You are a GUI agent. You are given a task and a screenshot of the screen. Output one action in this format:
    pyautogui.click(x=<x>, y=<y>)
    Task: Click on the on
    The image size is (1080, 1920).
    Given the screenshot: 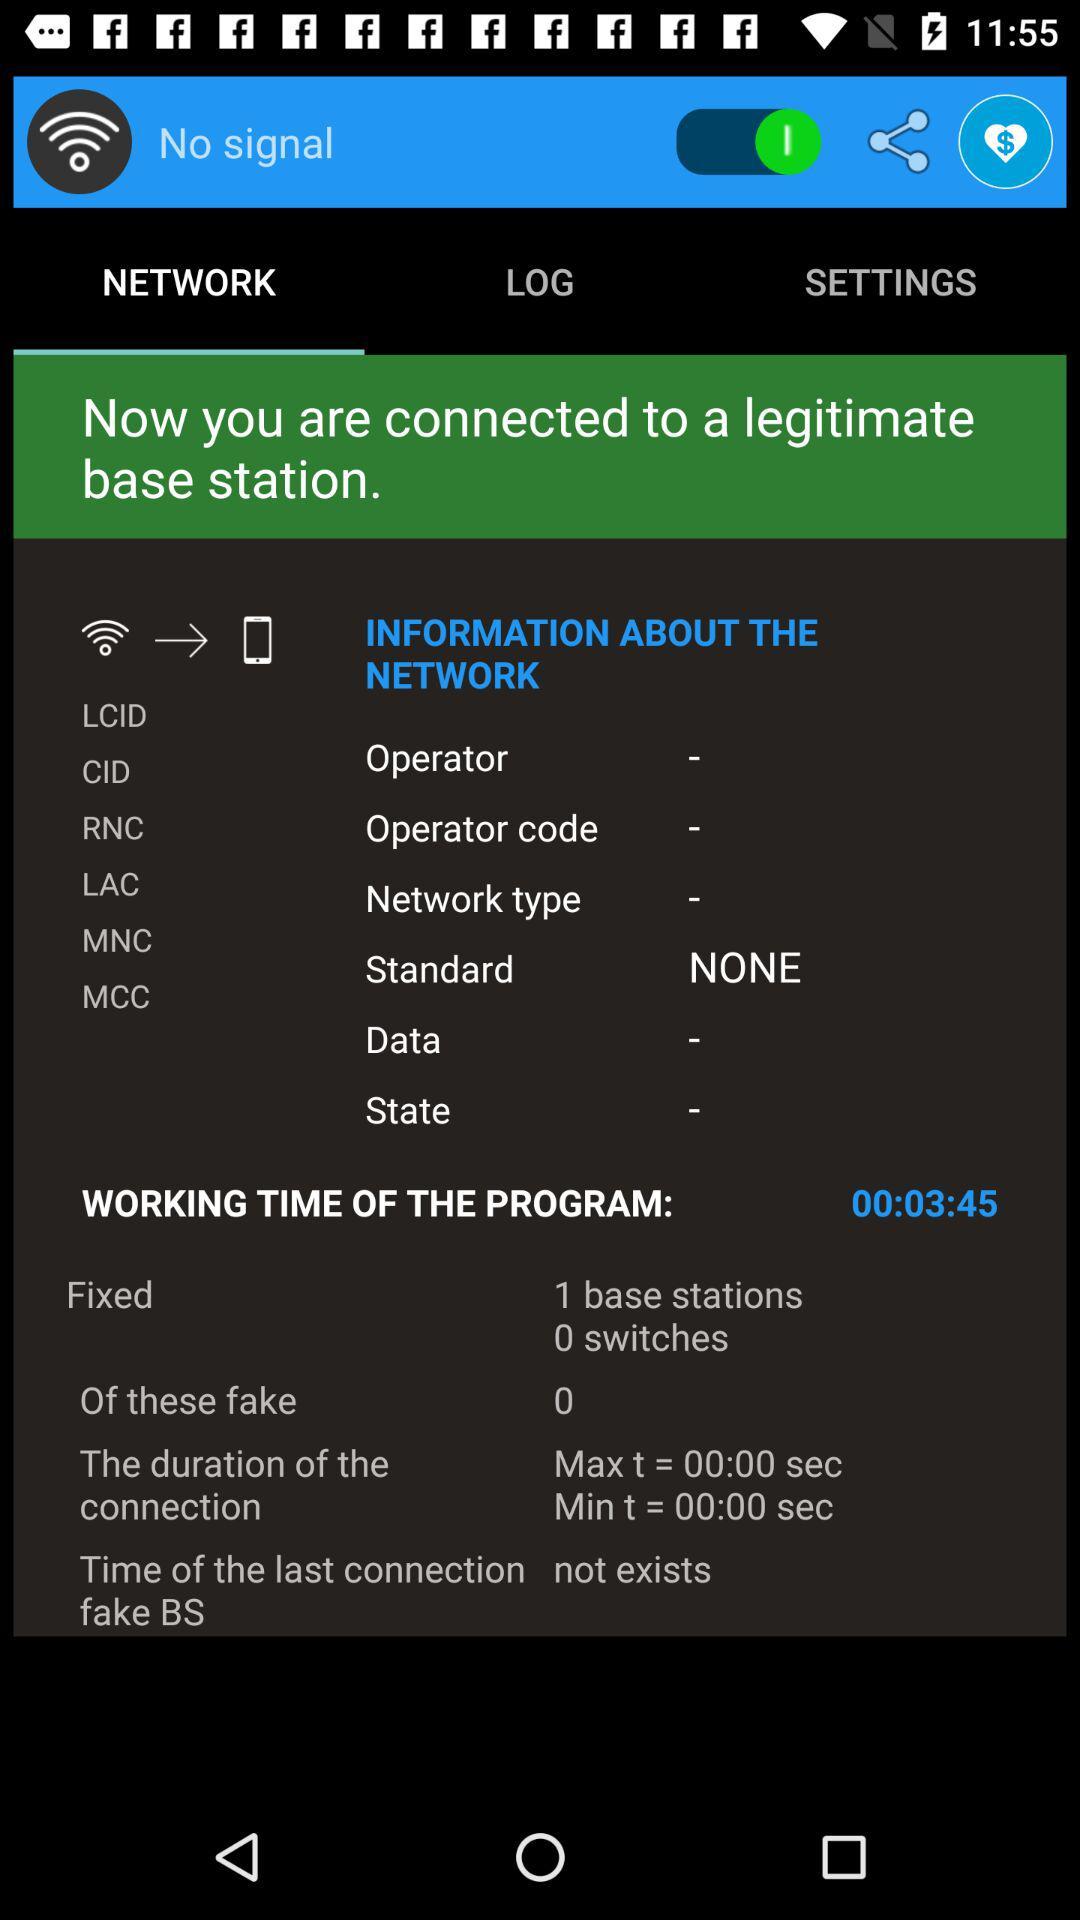 What is the action you would take?
    pyautogui.click(x=748, y=141)
    